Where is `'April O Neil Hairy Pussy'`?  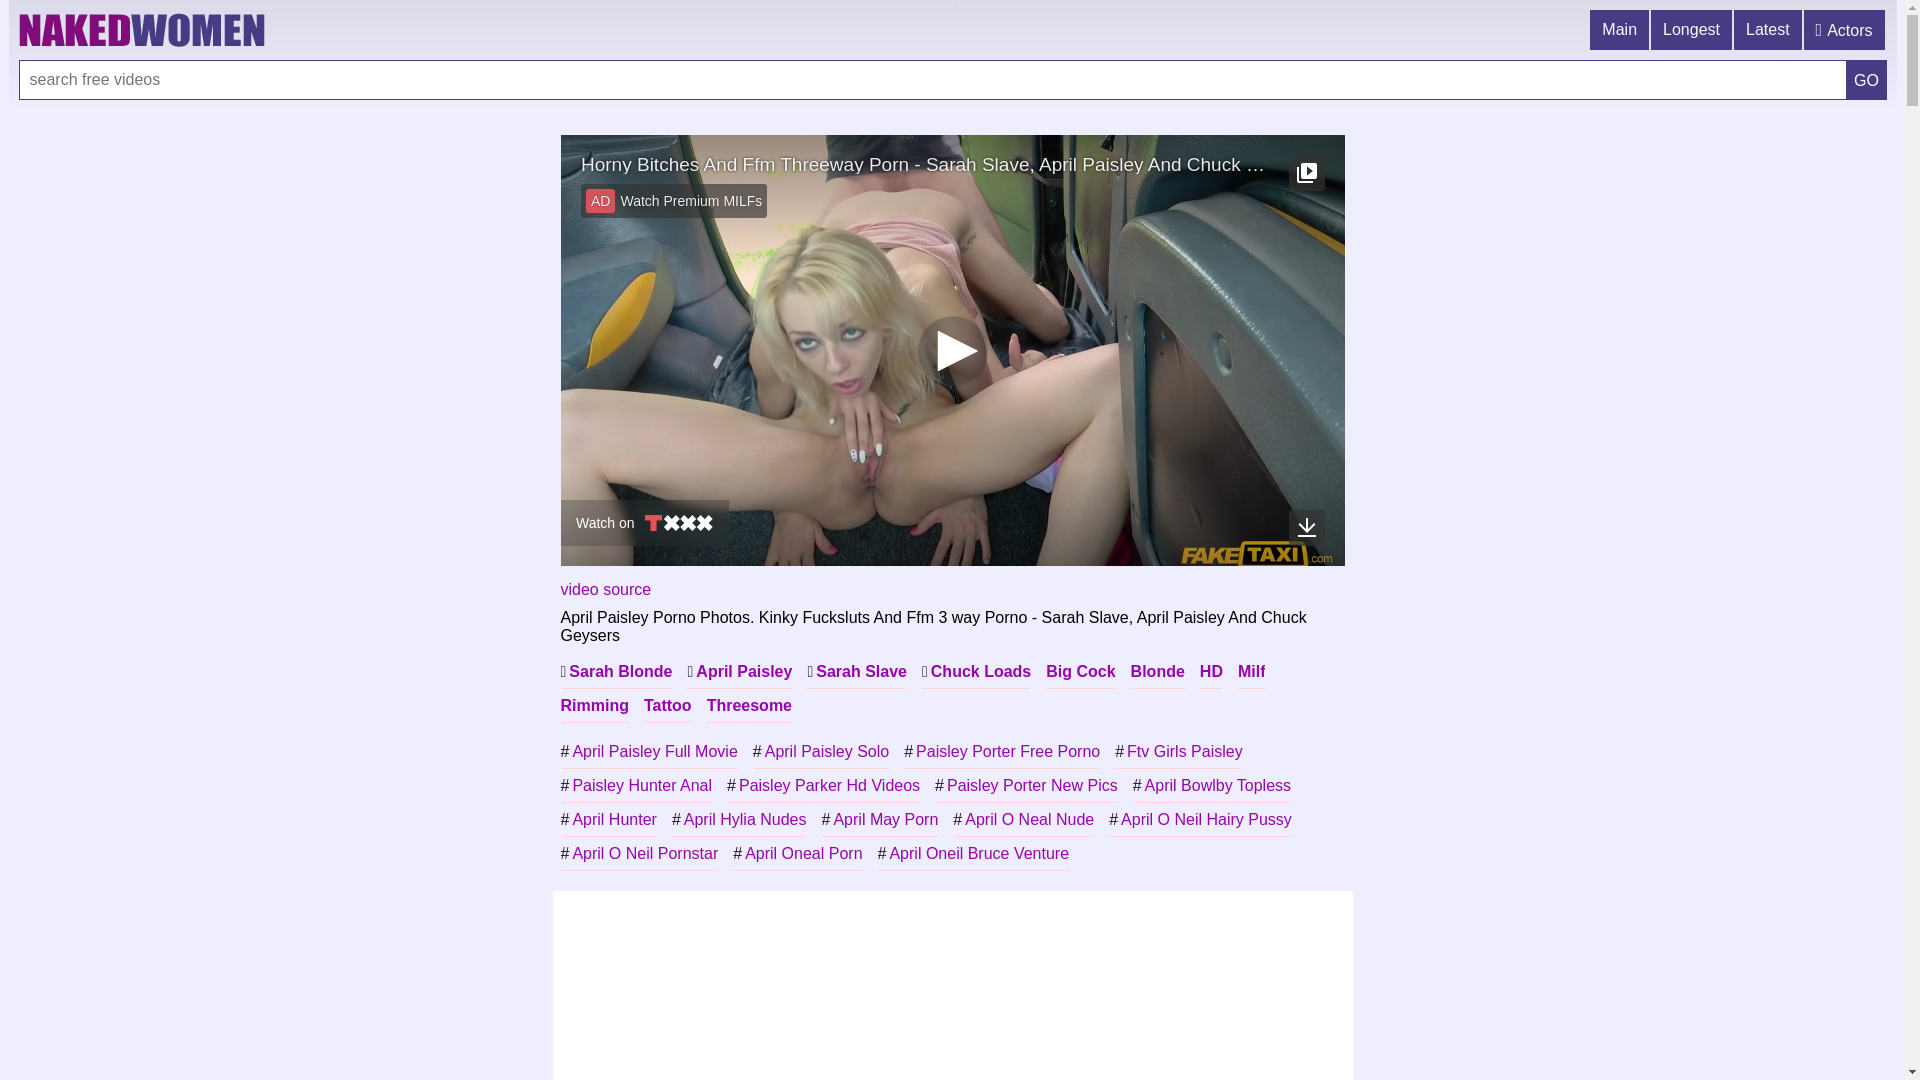 'April O Neil Hairy Pussy' is located at coordinates (1200, 820).